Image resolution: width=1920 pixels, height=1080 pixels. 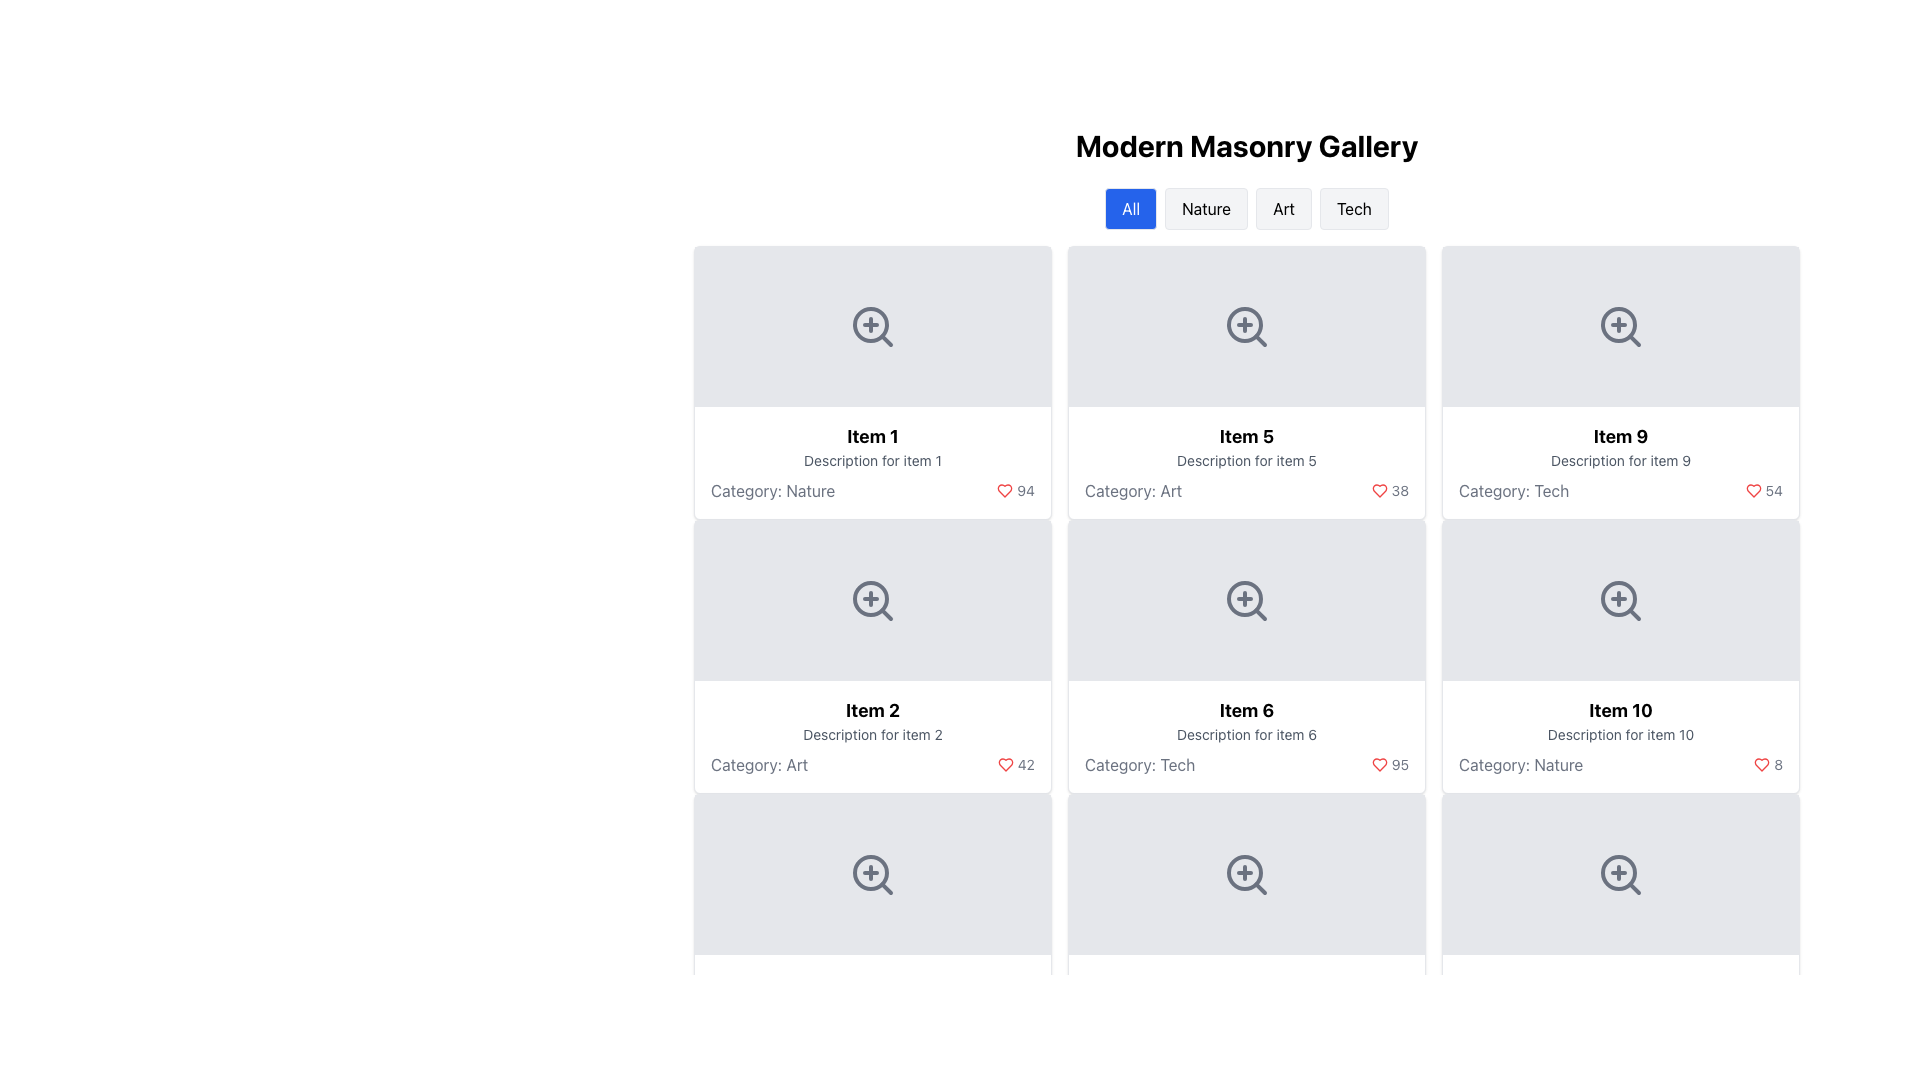 I want to click on the red heart-shaped button located in the bottom-right corner of the content box for 'Item 6', which is adjacent to the numeric value 95, so click(x=1005, y=764).